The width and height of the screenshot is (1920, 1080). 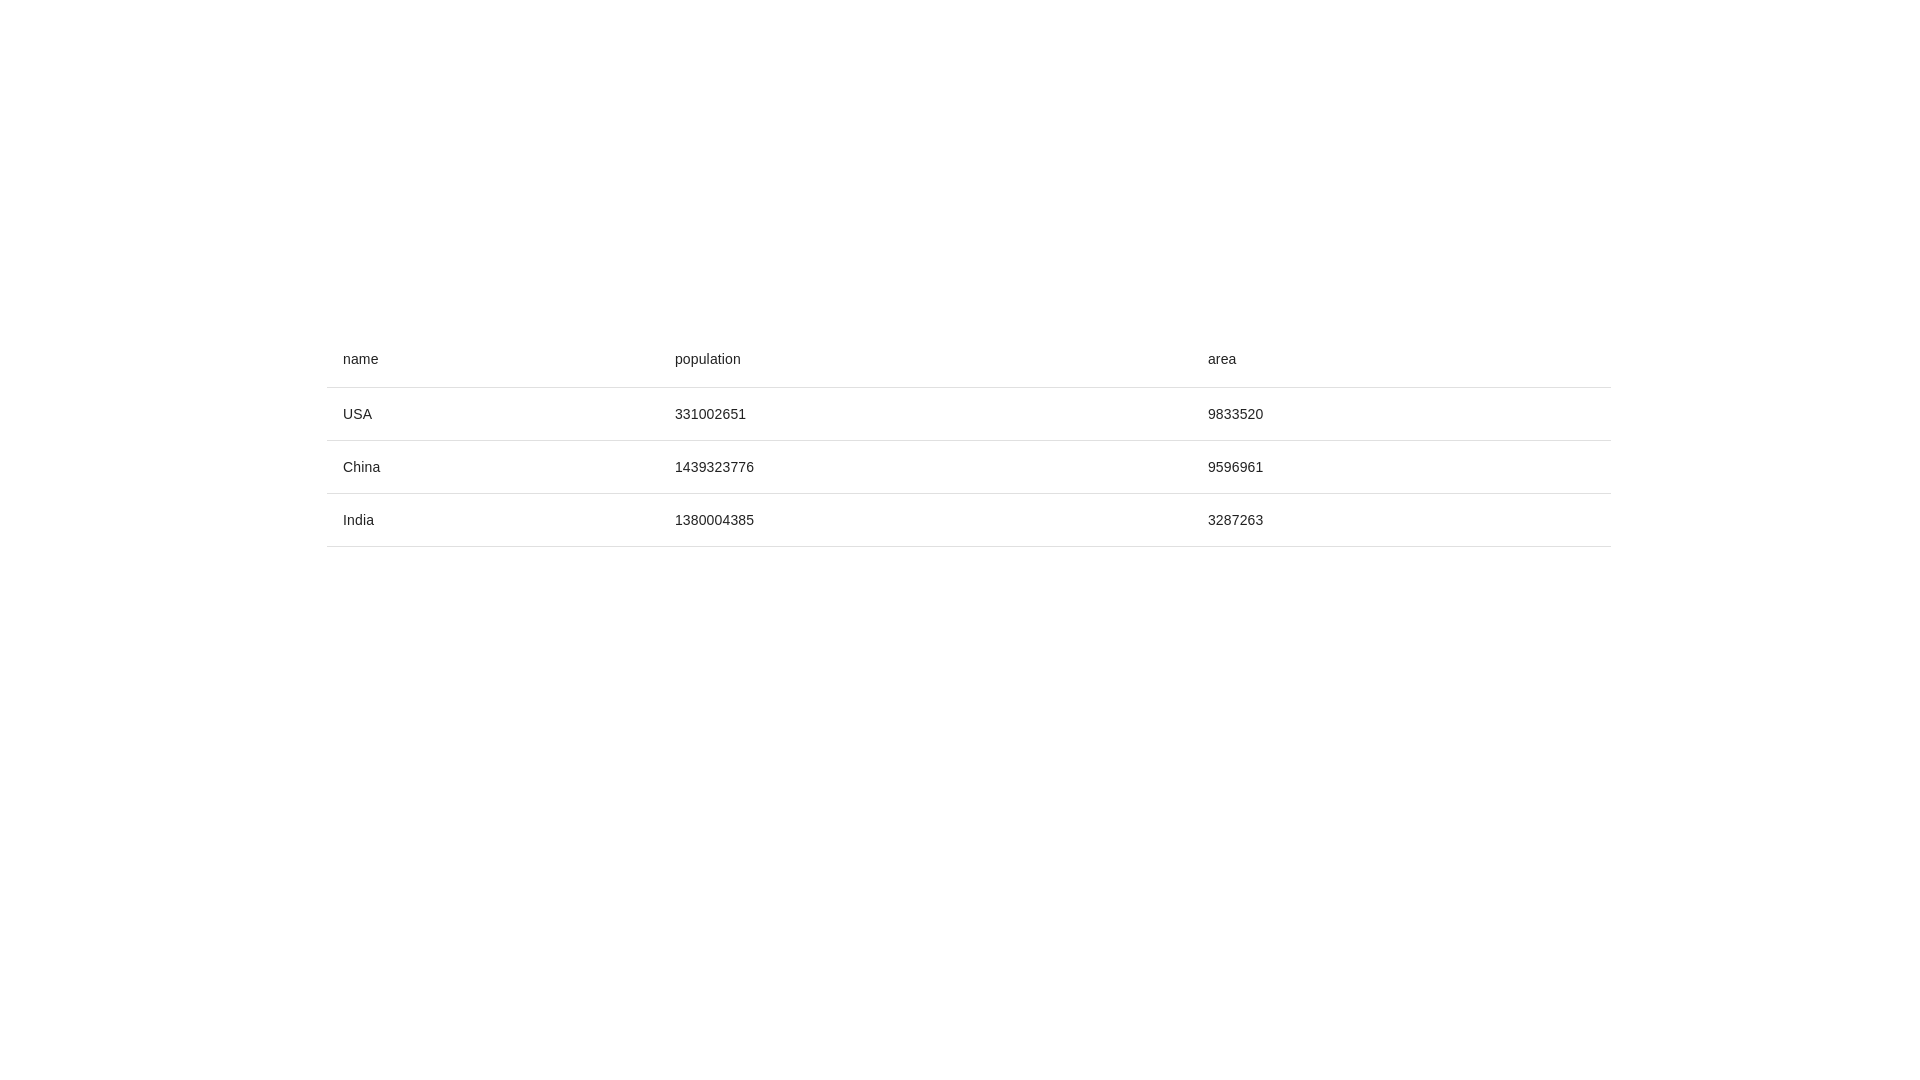 What do you see at coordinates (492, 412) in the screenshot?
I see `the first cell of the first data row in the table that displays the country name 'USA'` at bounding box center [492, 412].